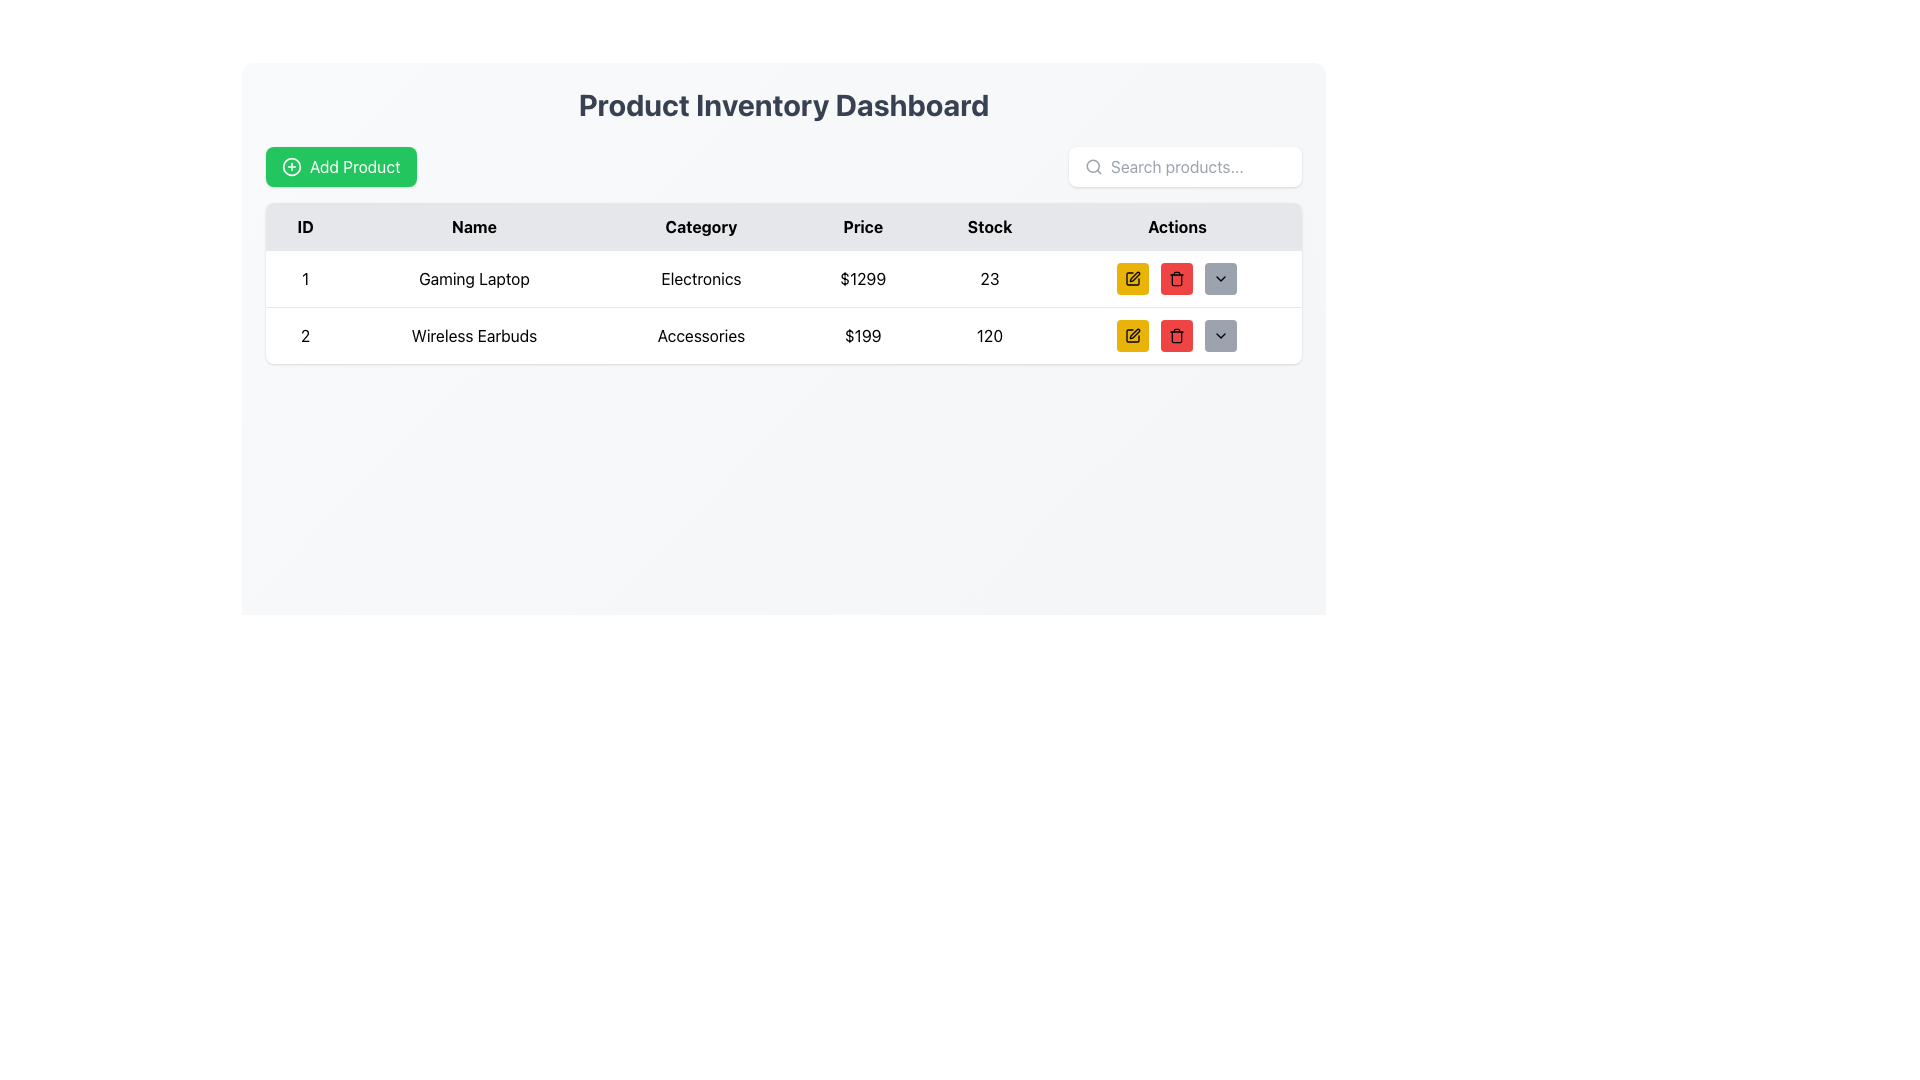 This screenshot has height=1080, width=1920. Describe the element at coordinates (1177, 278) in the screenshot. I see `the delete button in the Actions column for the second row associated with 'Wireless Earbuds'` at that location.